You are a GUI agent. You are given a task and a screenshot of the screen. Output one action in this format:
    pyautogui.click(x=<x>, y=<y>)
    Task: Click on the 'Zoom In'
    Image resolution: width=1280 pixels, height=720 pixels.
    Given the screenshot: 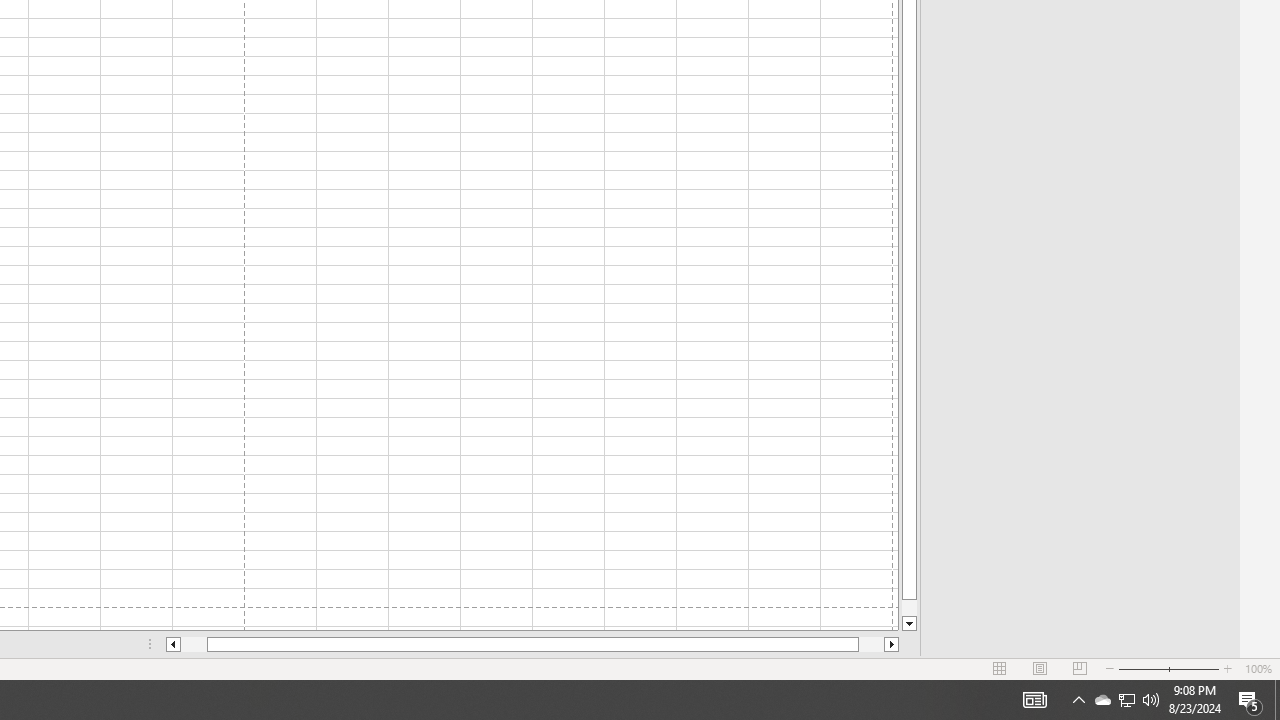 What is the action you would take?
    pyautogui.click(x=1226, y=669)
    